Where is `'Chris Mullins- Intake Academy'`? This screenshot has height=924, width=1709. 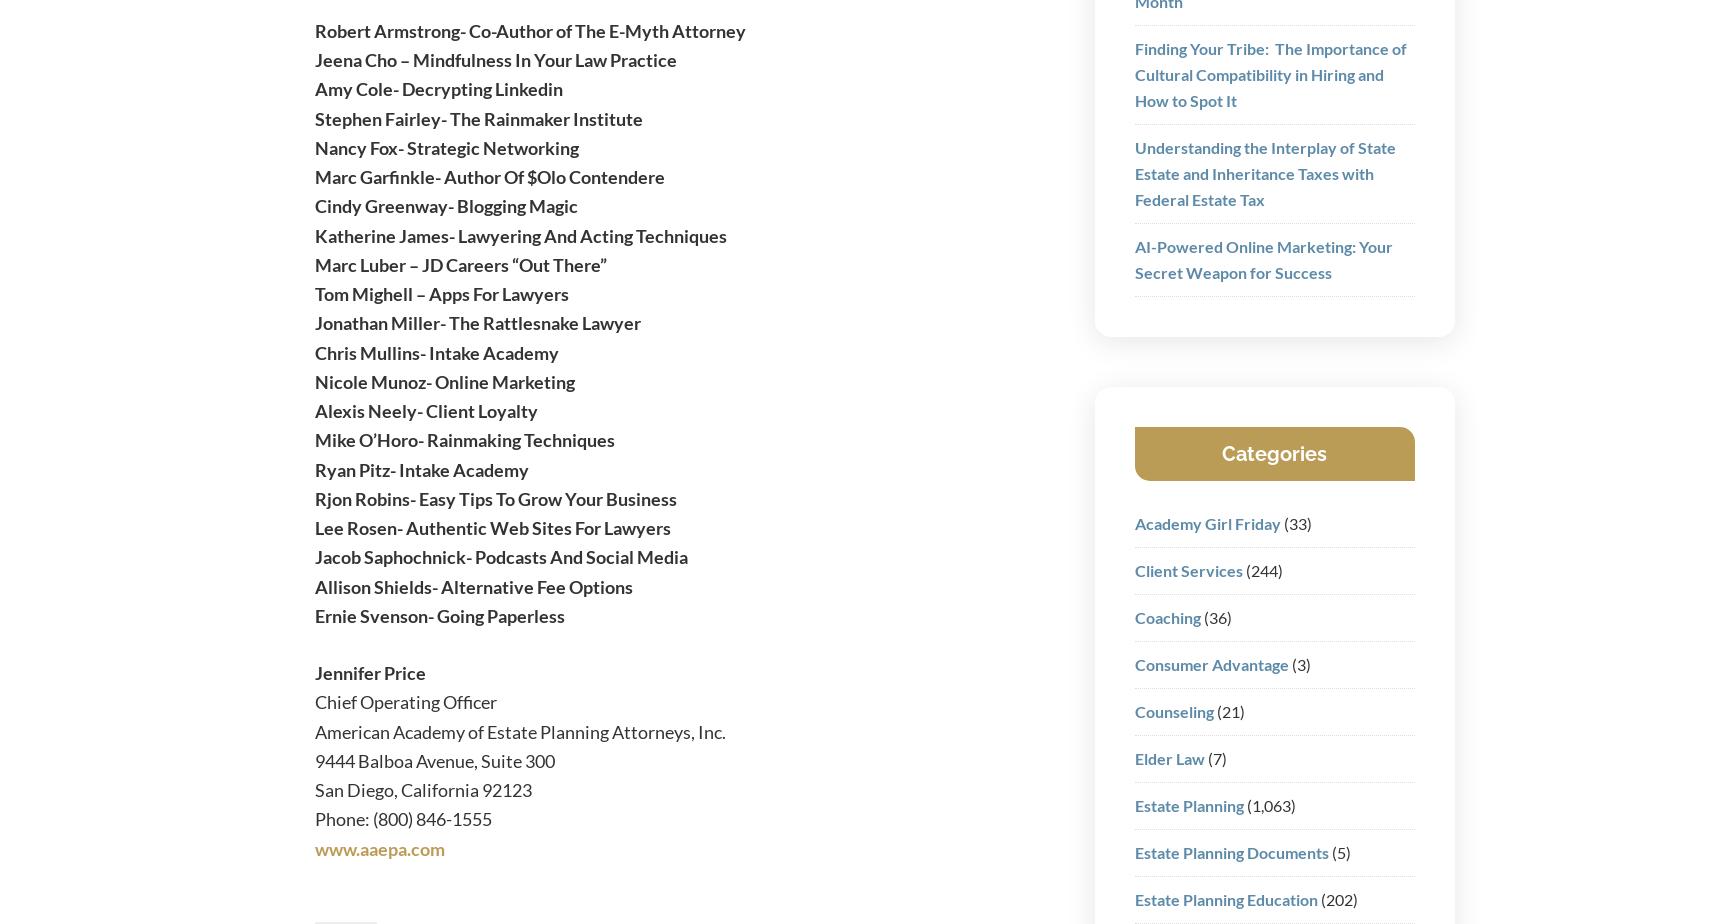 'Chris Mullins- Intake Academy' is located at coordinates (434, 352).